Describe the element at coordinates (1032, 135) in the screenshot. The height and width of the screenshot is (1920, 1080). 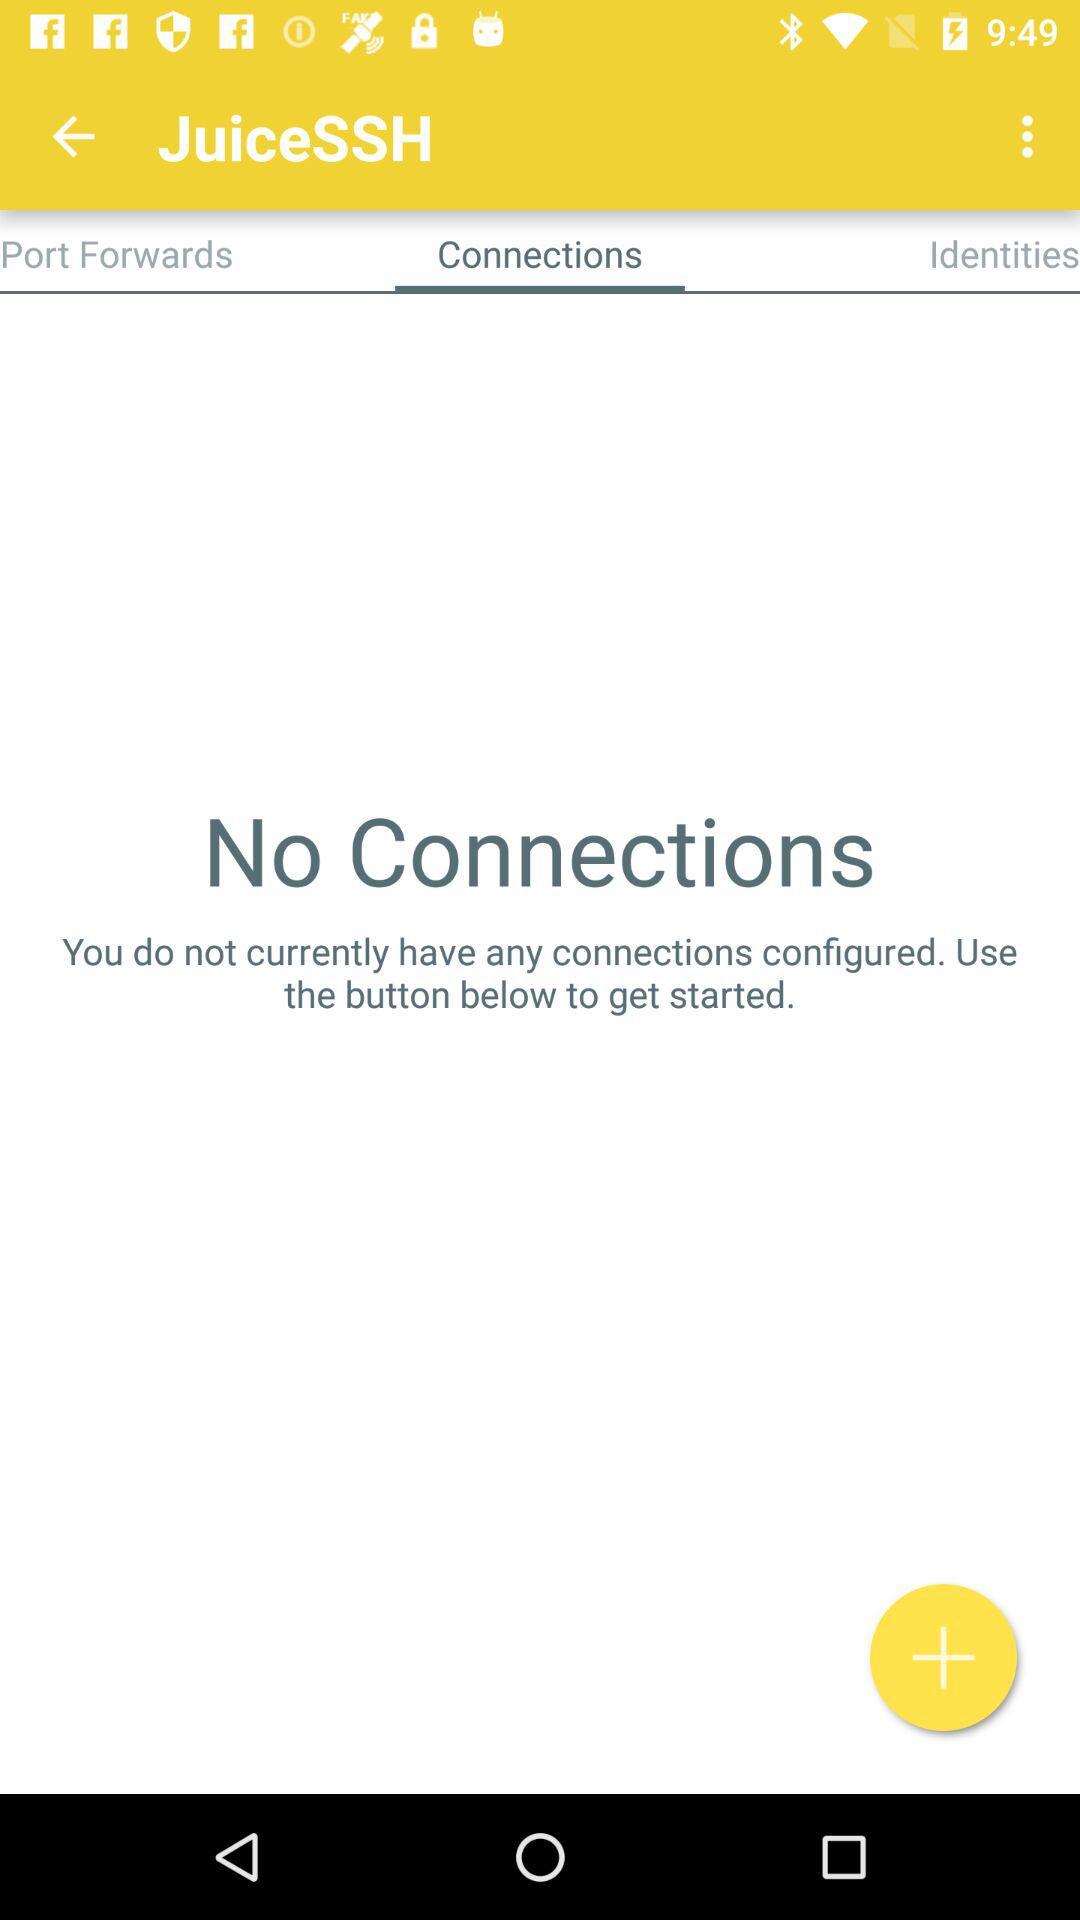
I see `the icon next to juicessh app` at that location.